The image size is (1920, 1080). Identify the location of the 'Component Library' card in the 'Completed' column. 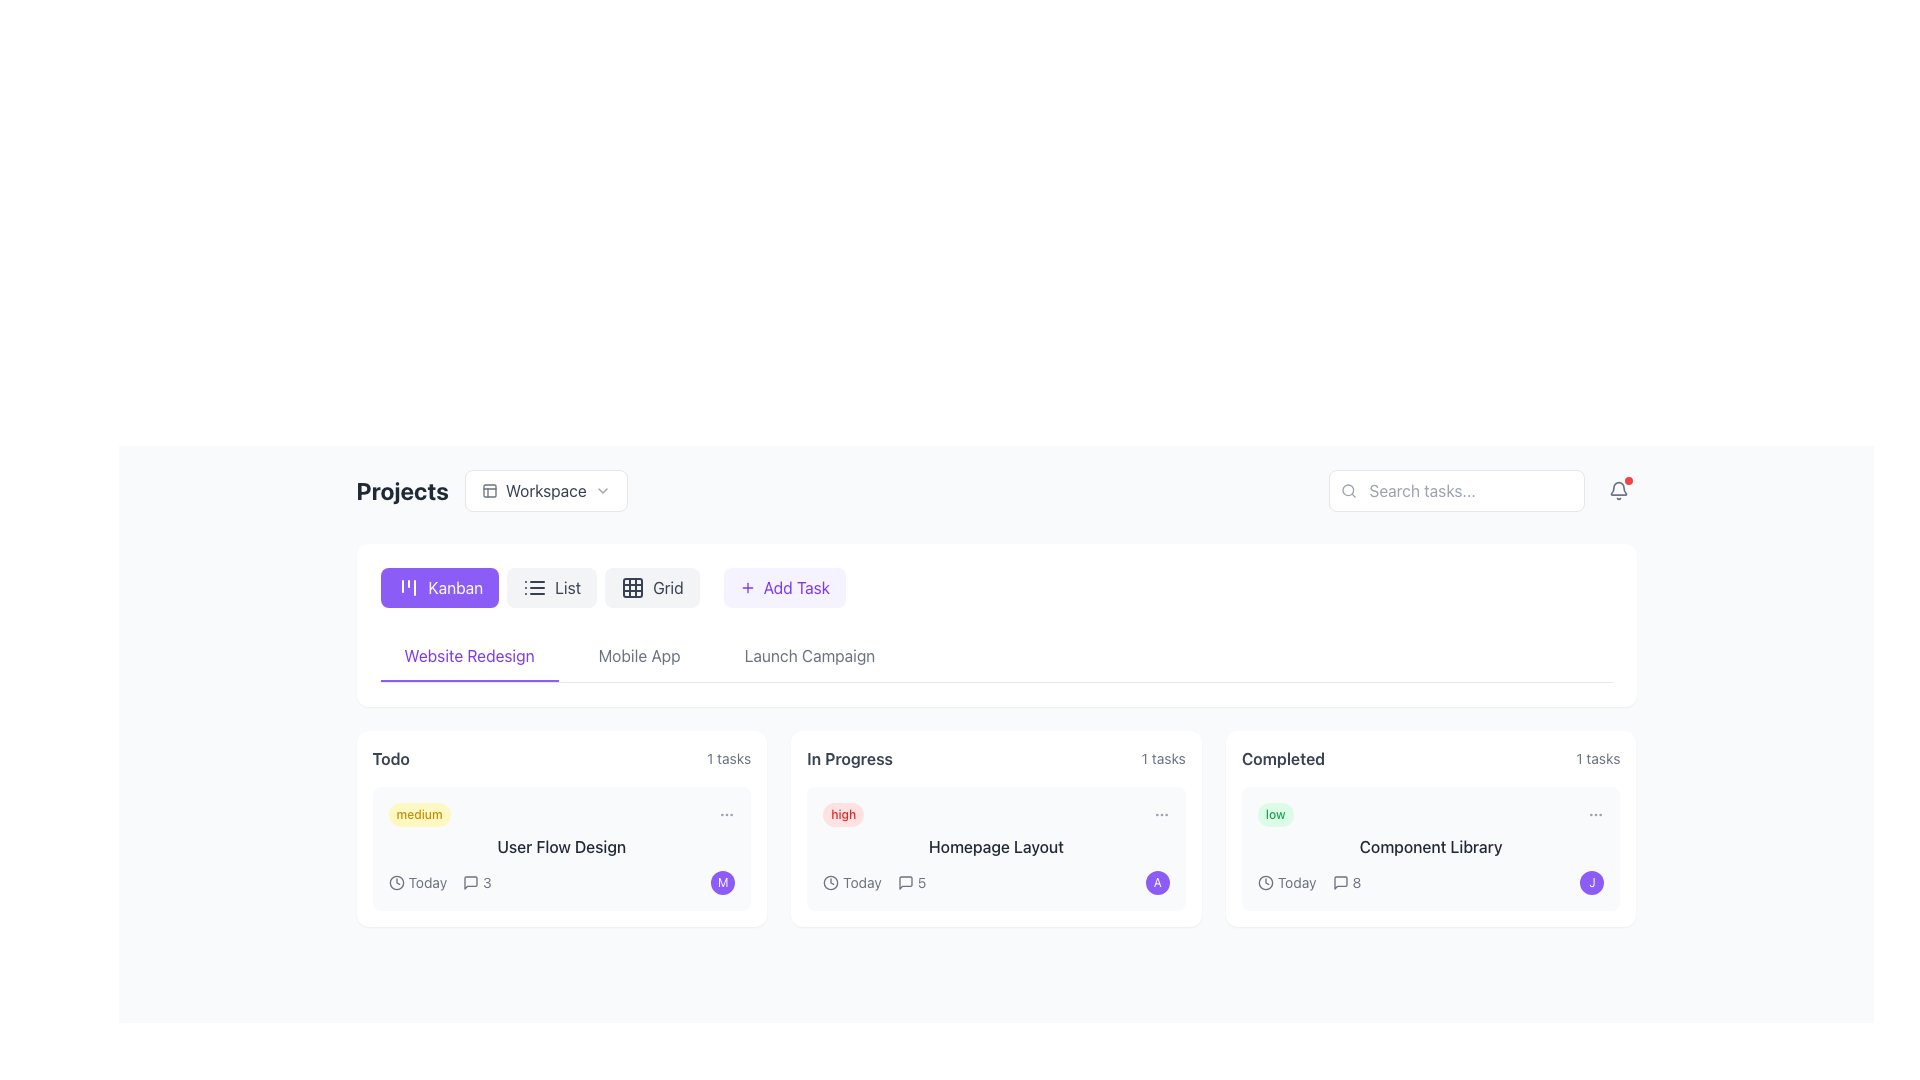
(1430, 848).